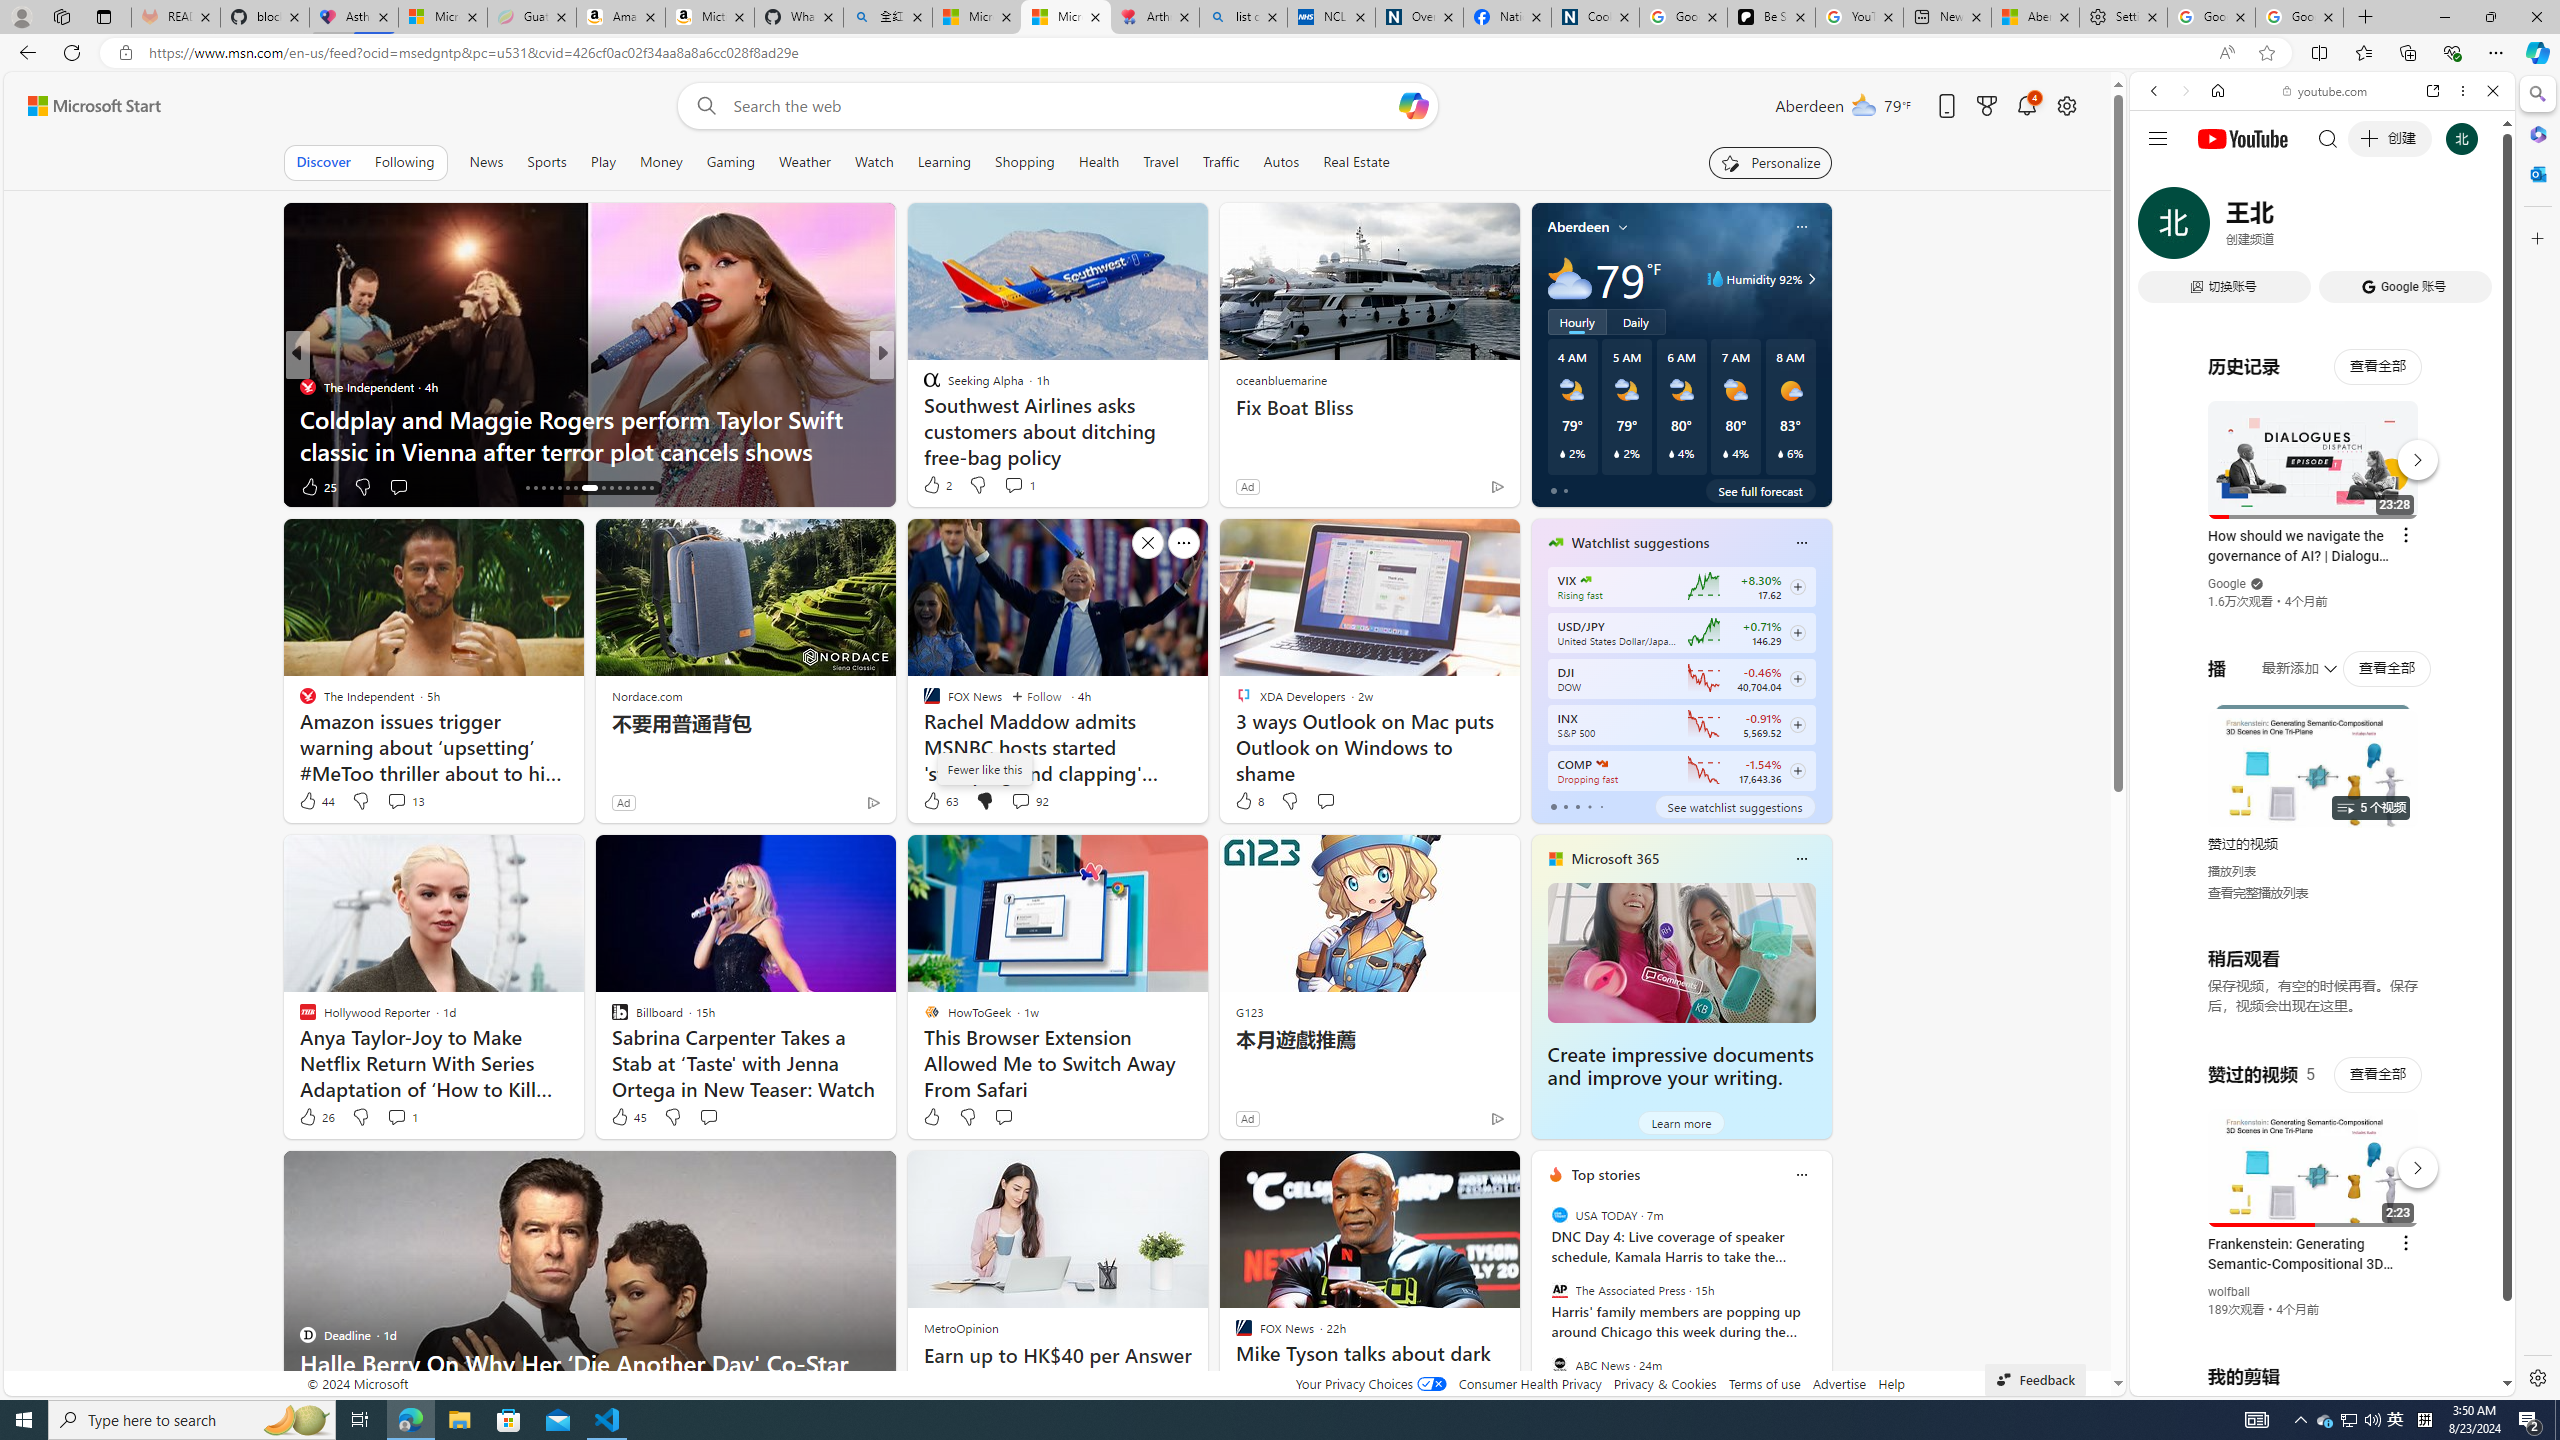  What do you see at coordinates (1595, 16) in the screenshot?
I see `'Cookies'` at bounding box center [1595, 16].